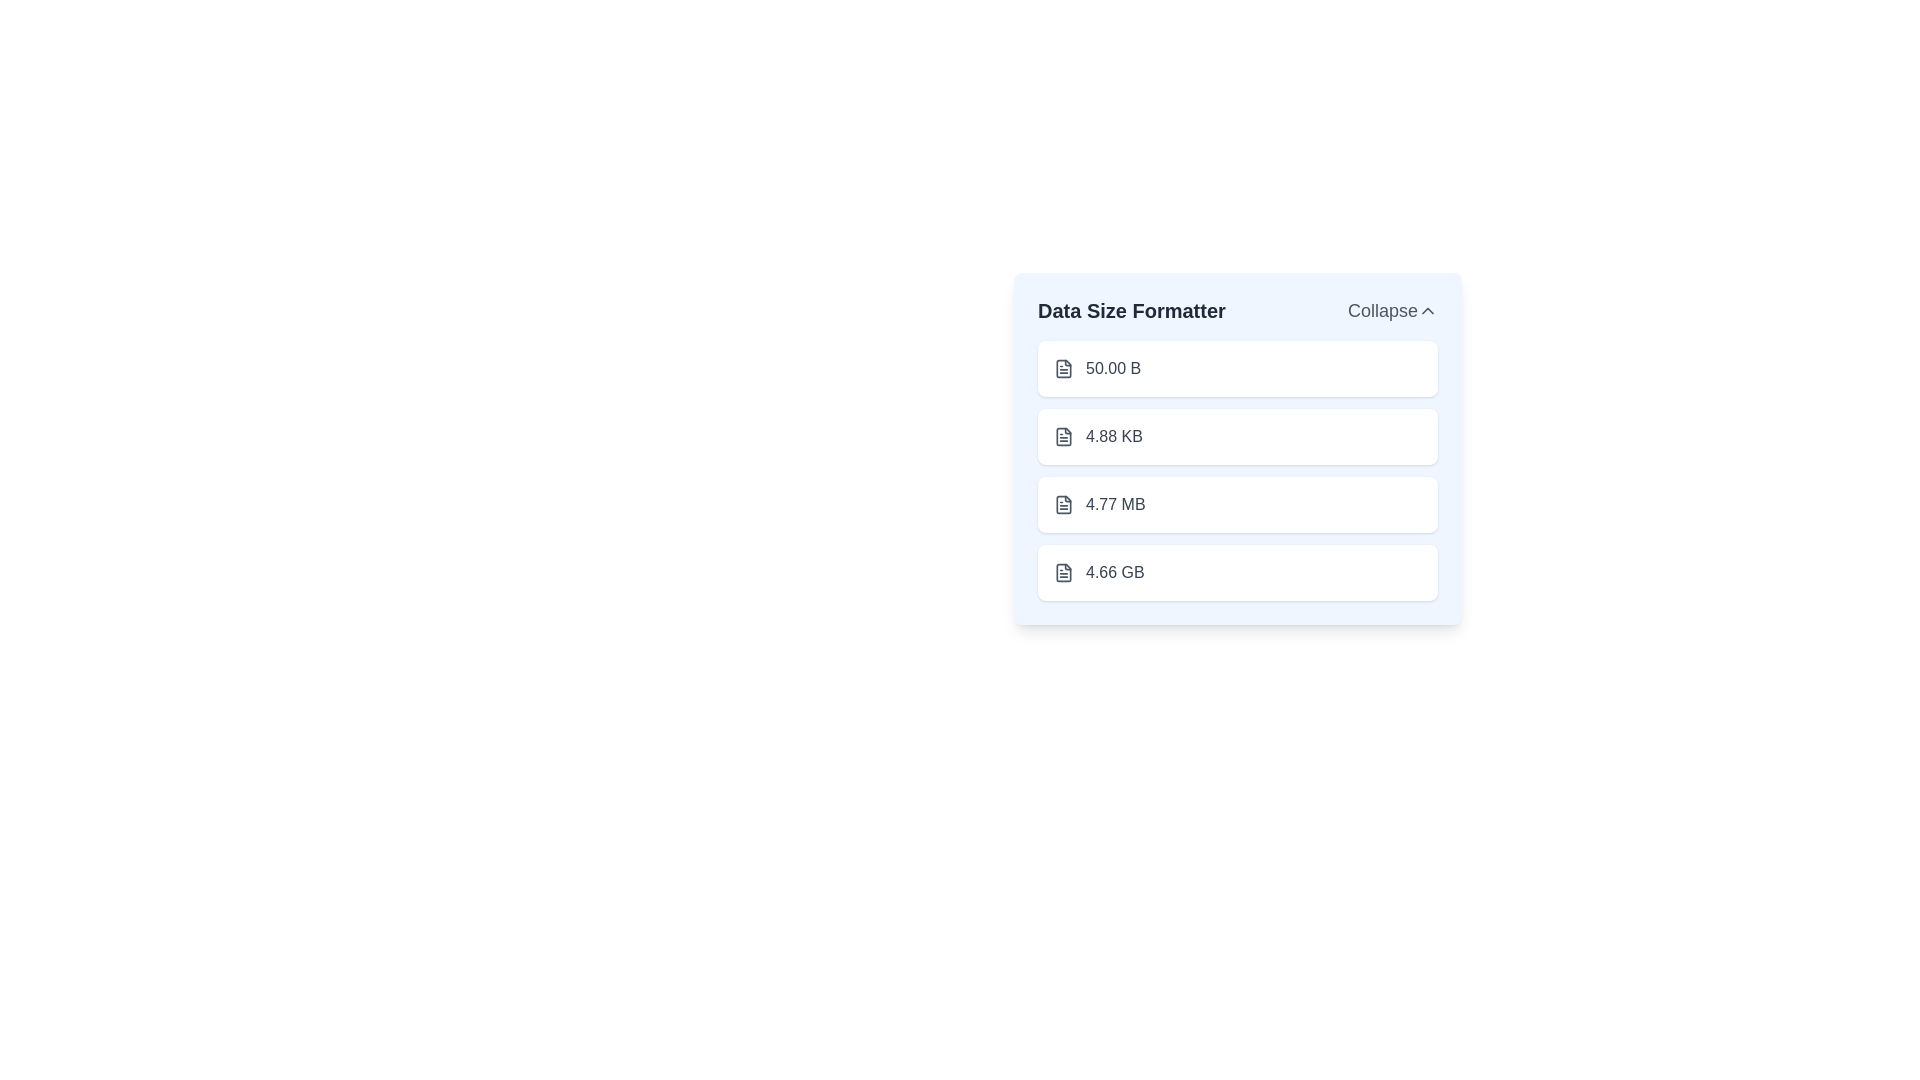 The height and width of the screenshot is (1080, 1920). I want to click on the icon representing the third file in the list, located on the right side of the interface, so click(1063, 503).